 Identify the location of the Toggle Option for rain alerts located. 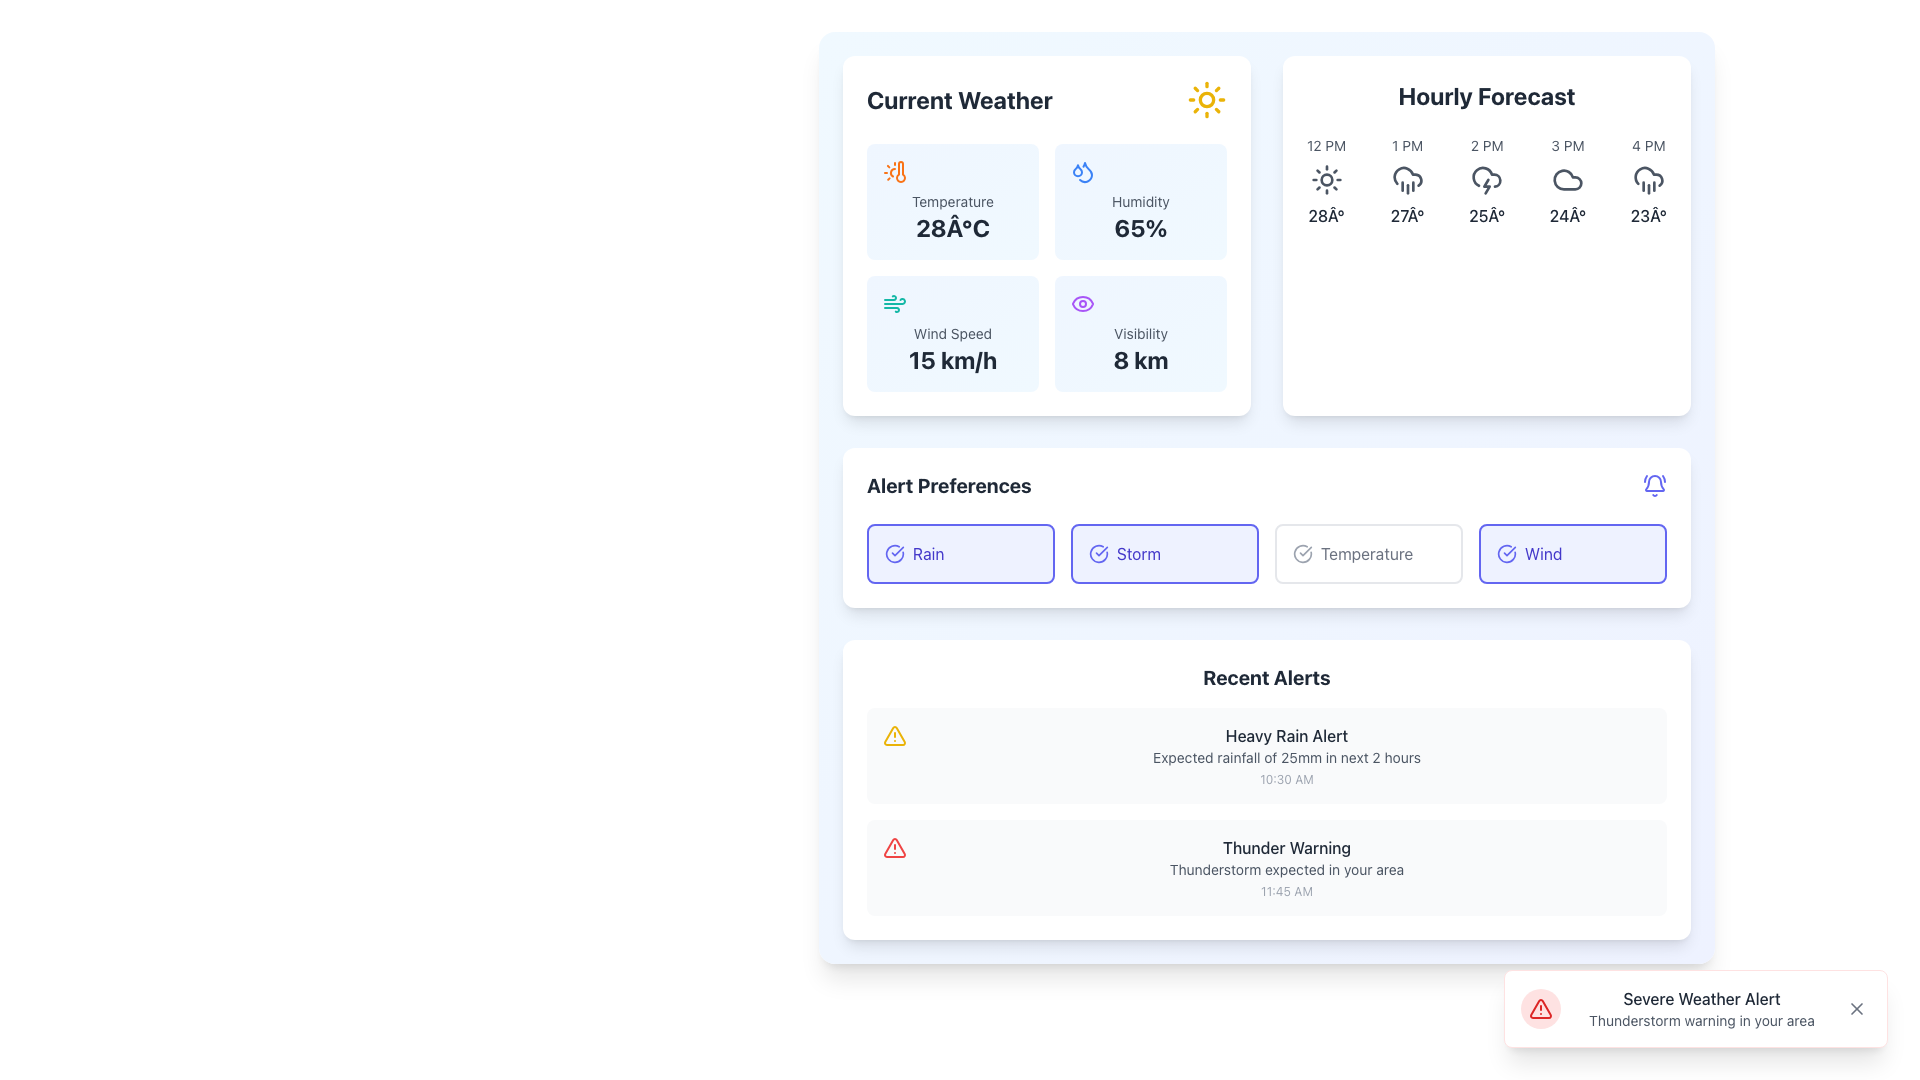
(960, 554).